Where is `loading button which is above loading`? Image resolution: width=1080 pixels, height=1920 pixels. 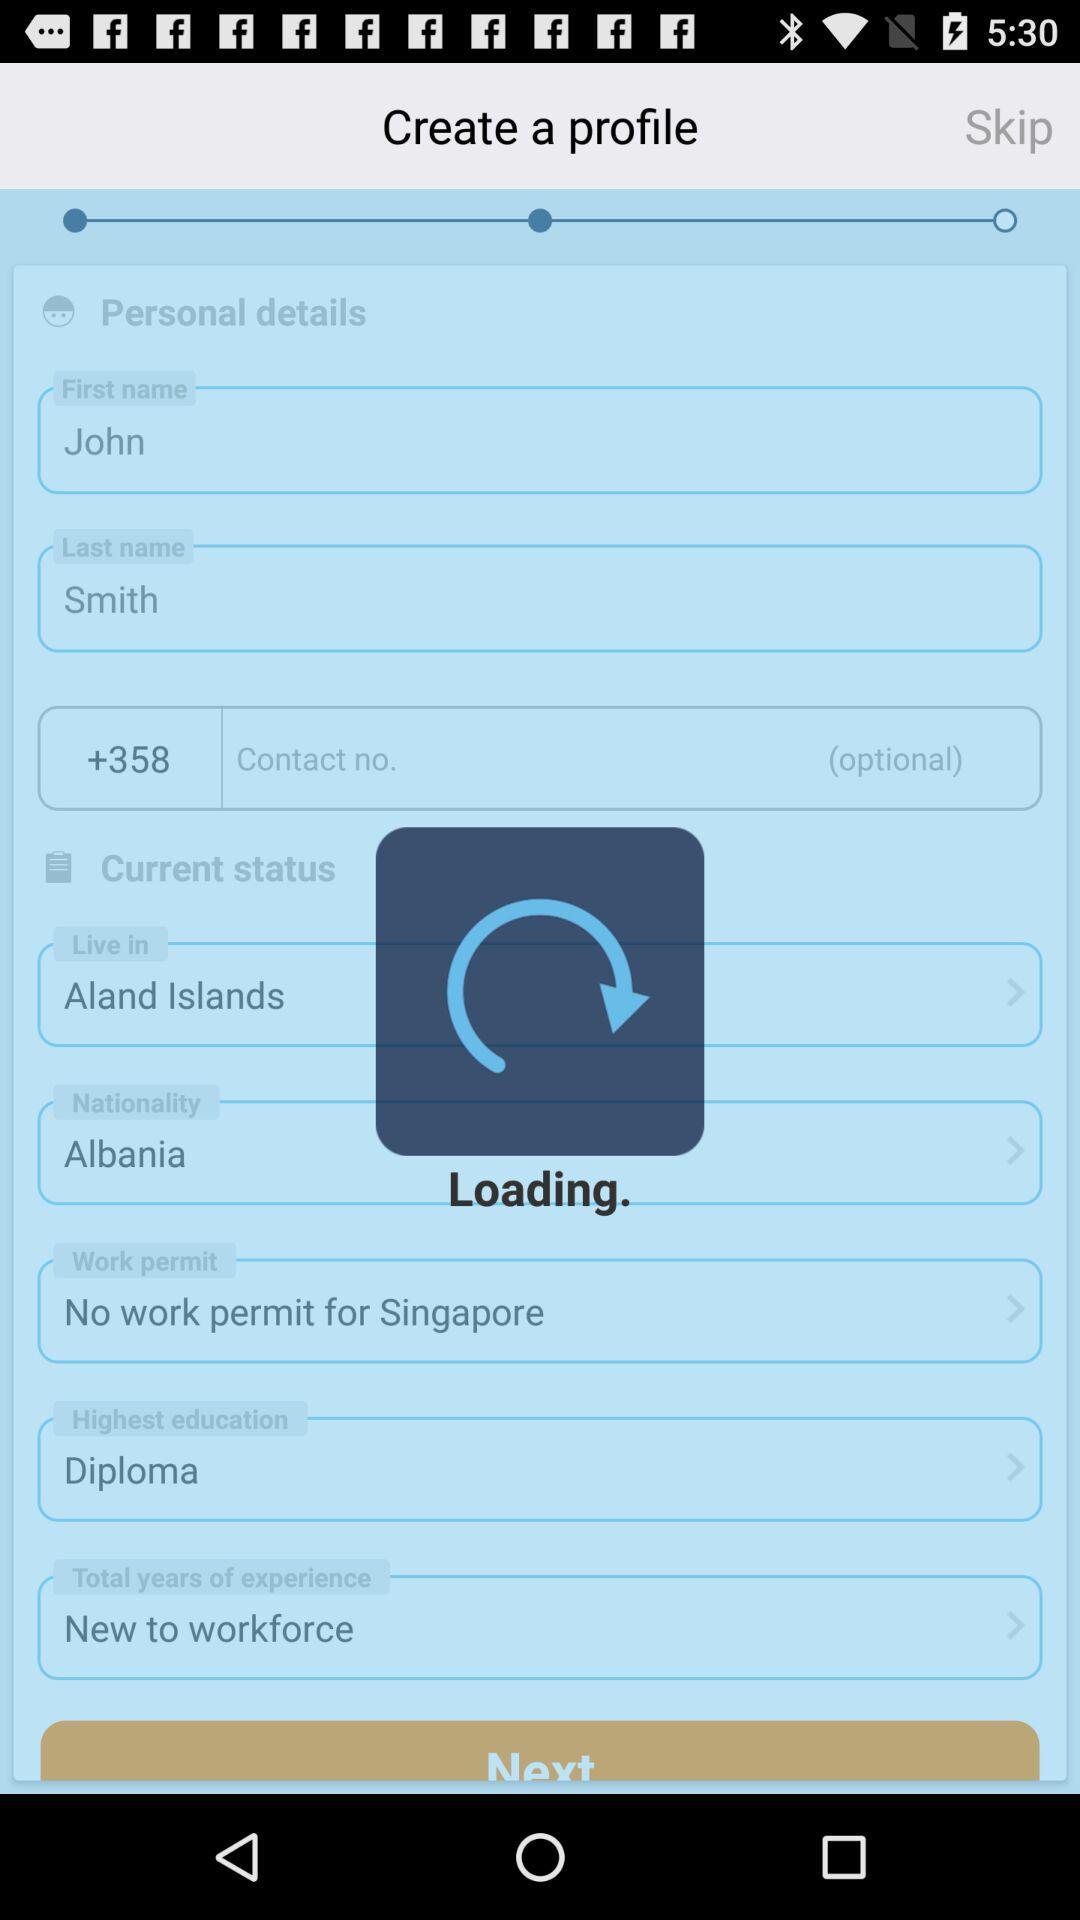 loading button which is above loading is located at coordinates (540, 991).